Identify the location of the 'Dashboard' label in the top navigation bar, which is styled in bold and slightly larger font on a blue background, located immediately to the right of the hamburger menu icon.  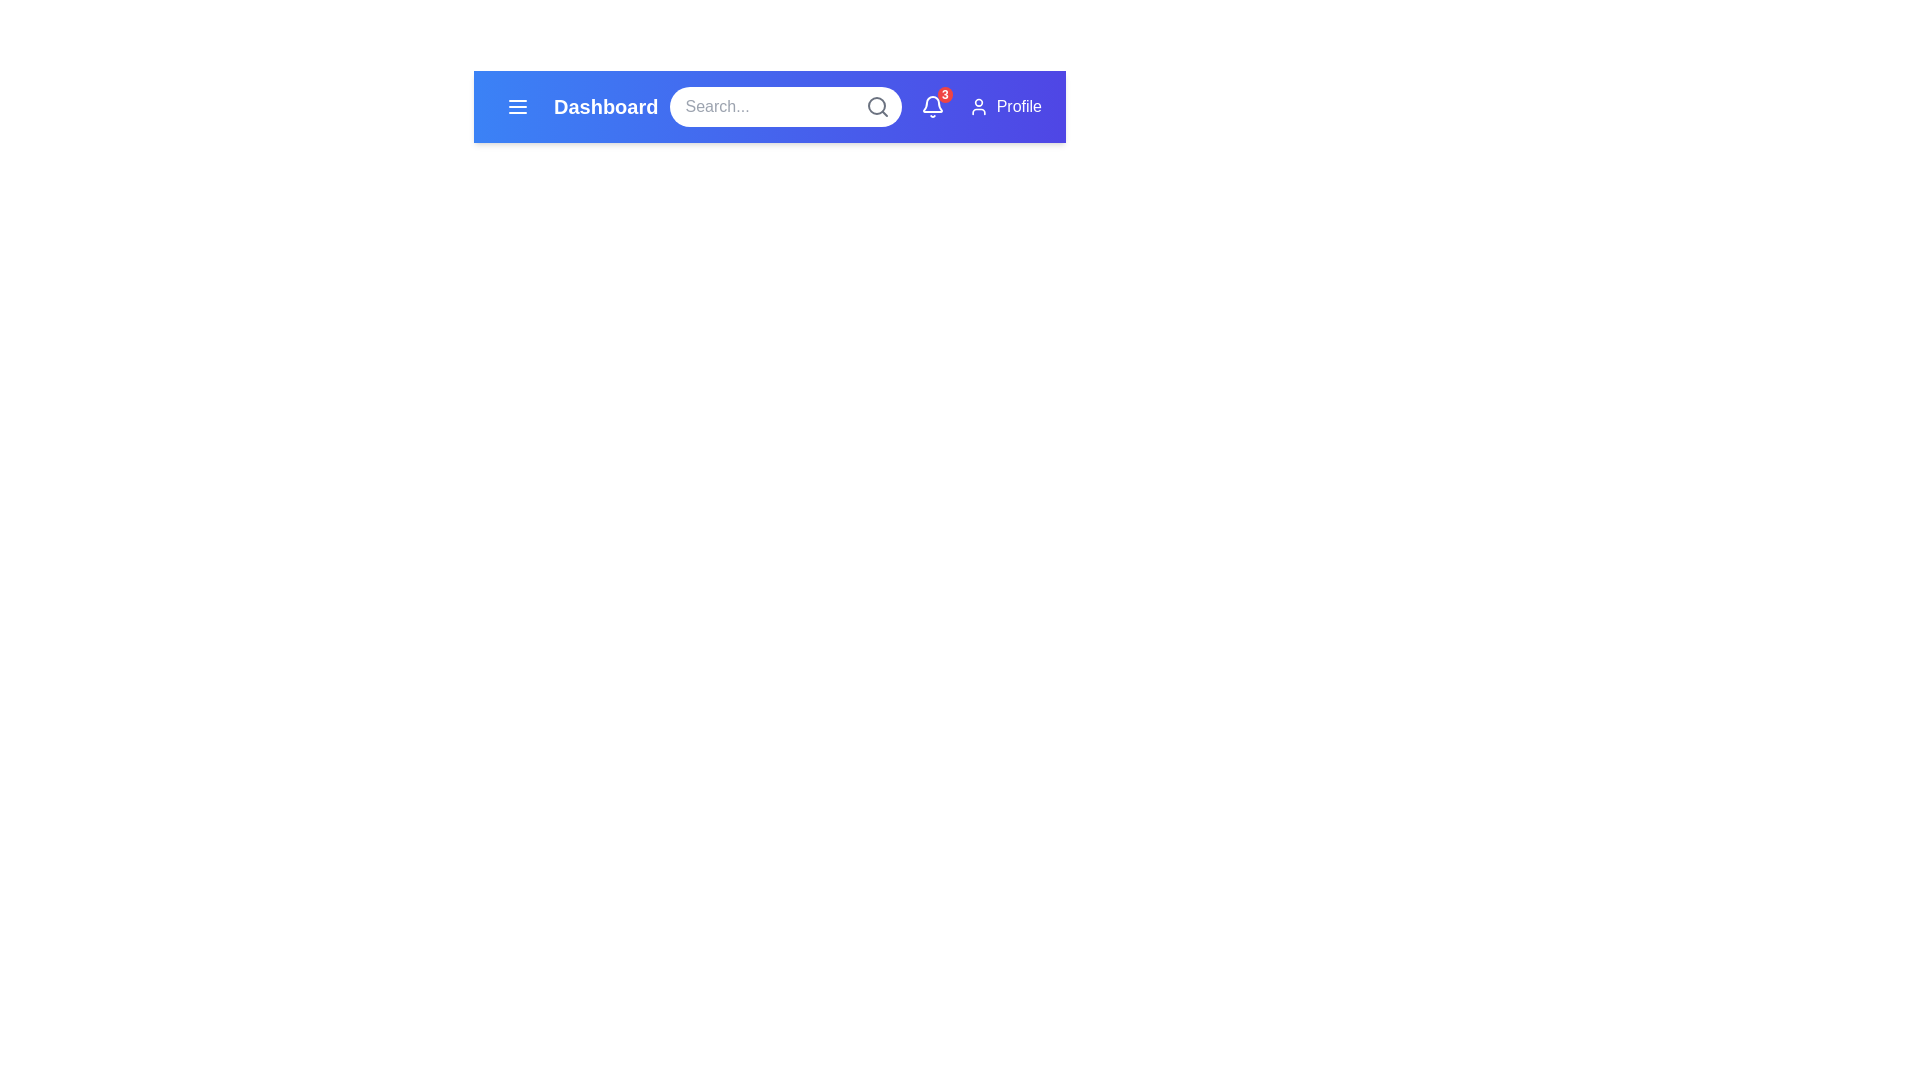
(577, 107).